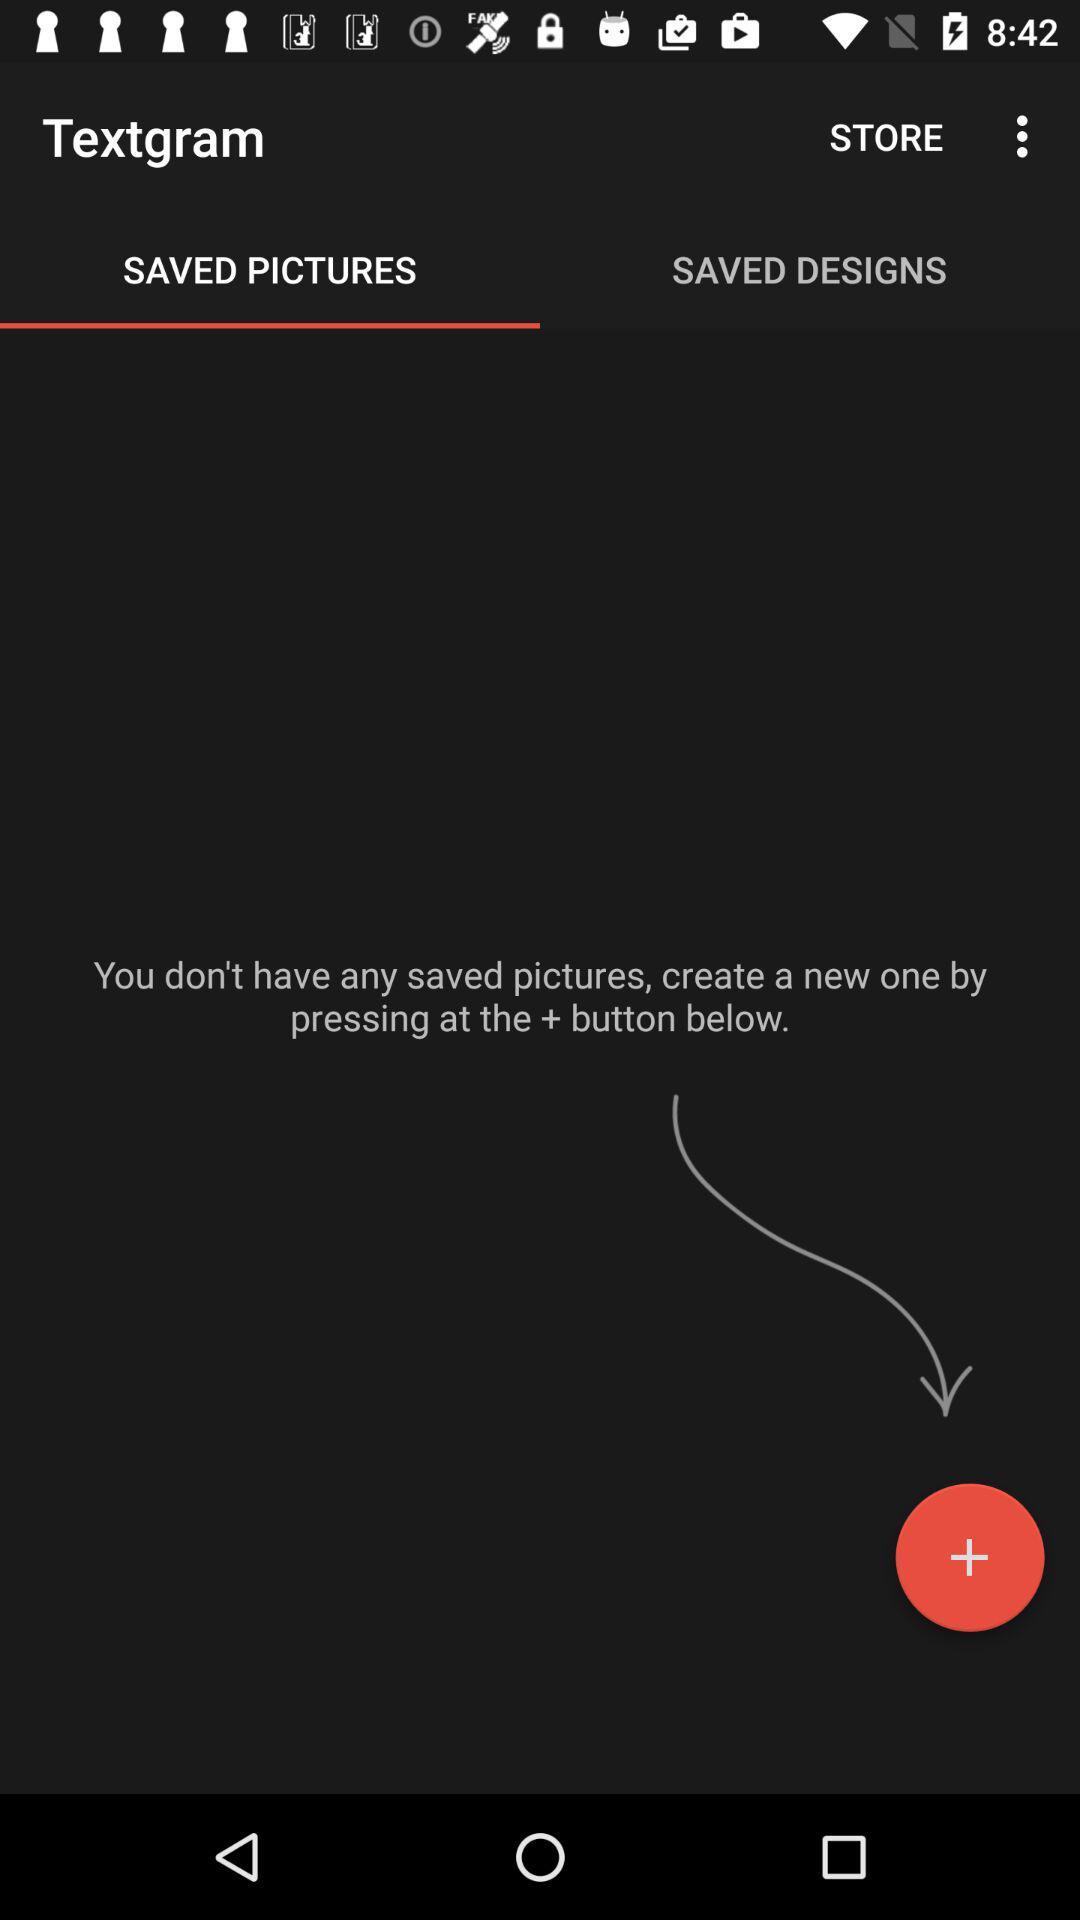  Describe the element at coordinates (885, 135) in the screenshot. I see `the icon above the saved designs` at that location.